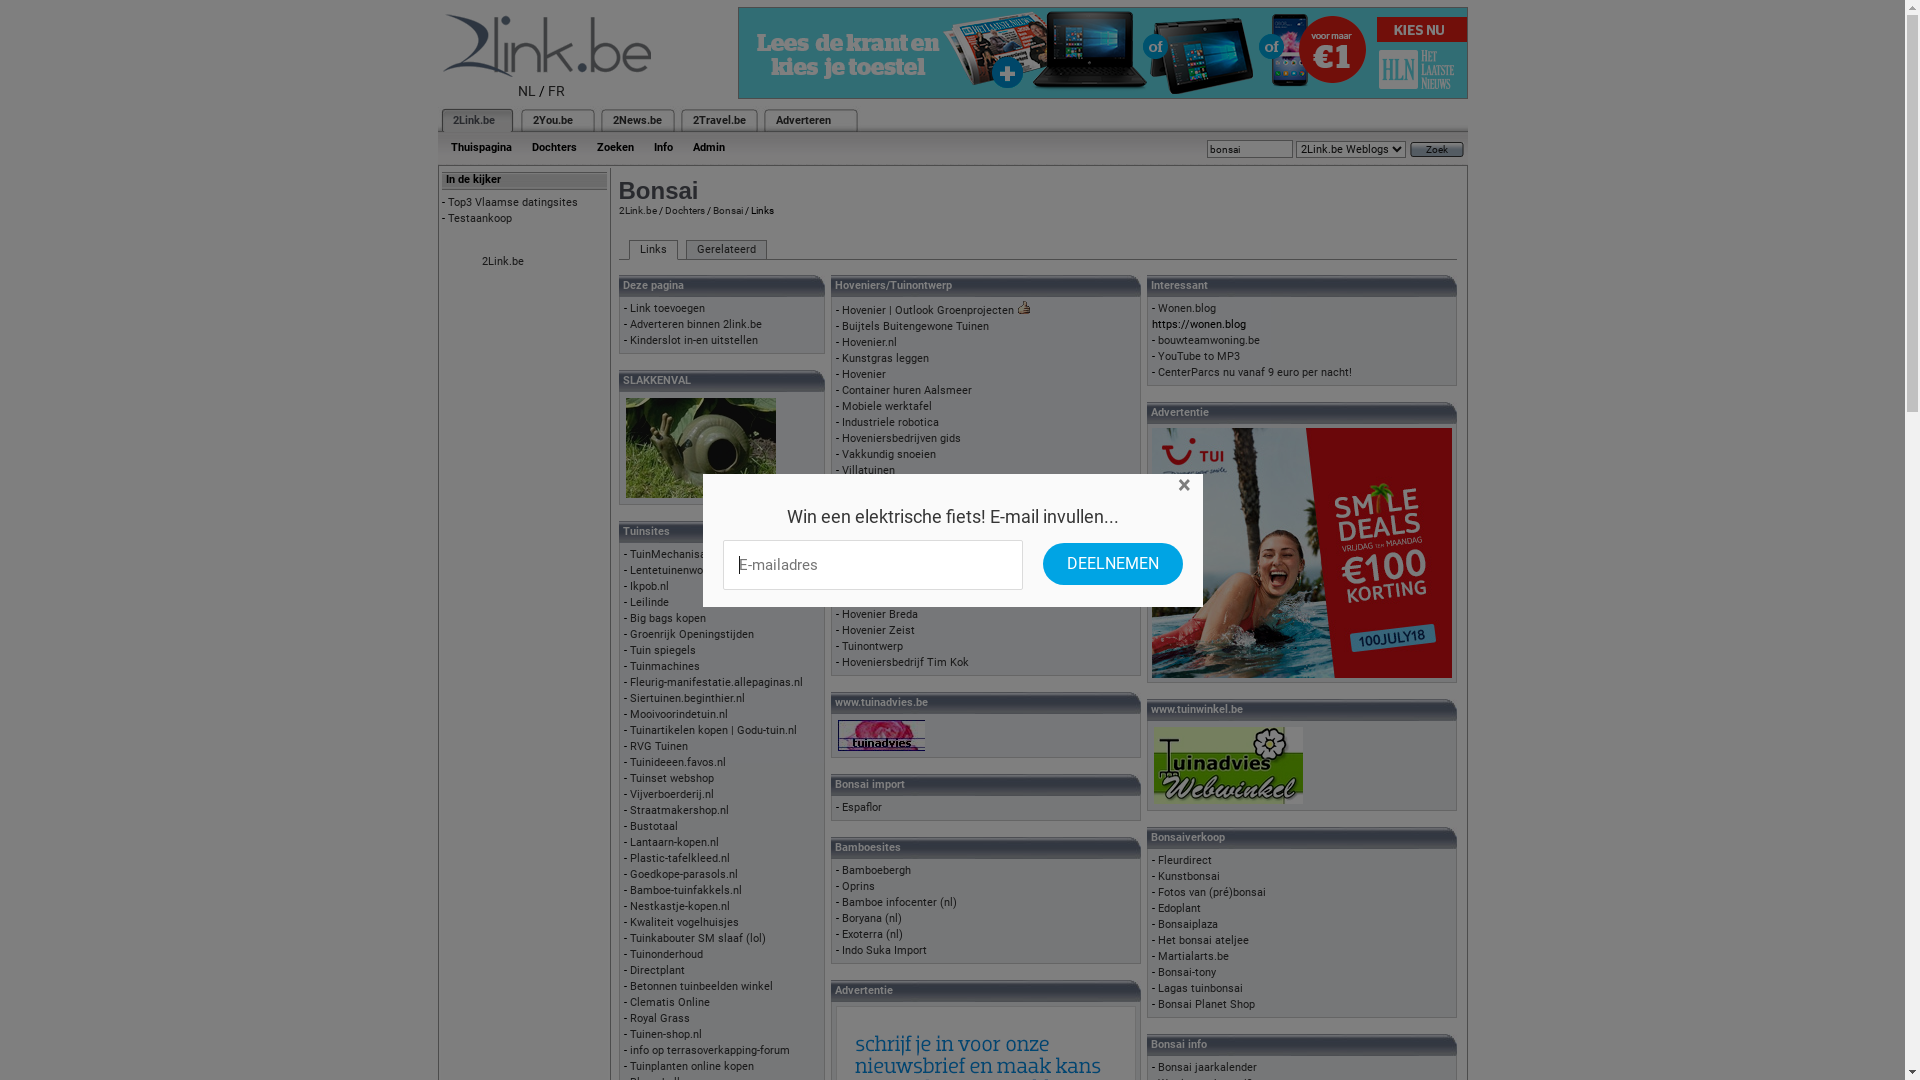 This screenshot has height=1080, width=1920. I want to click on 'Betonnen tuinbeelden winkel', so click(628, 985).